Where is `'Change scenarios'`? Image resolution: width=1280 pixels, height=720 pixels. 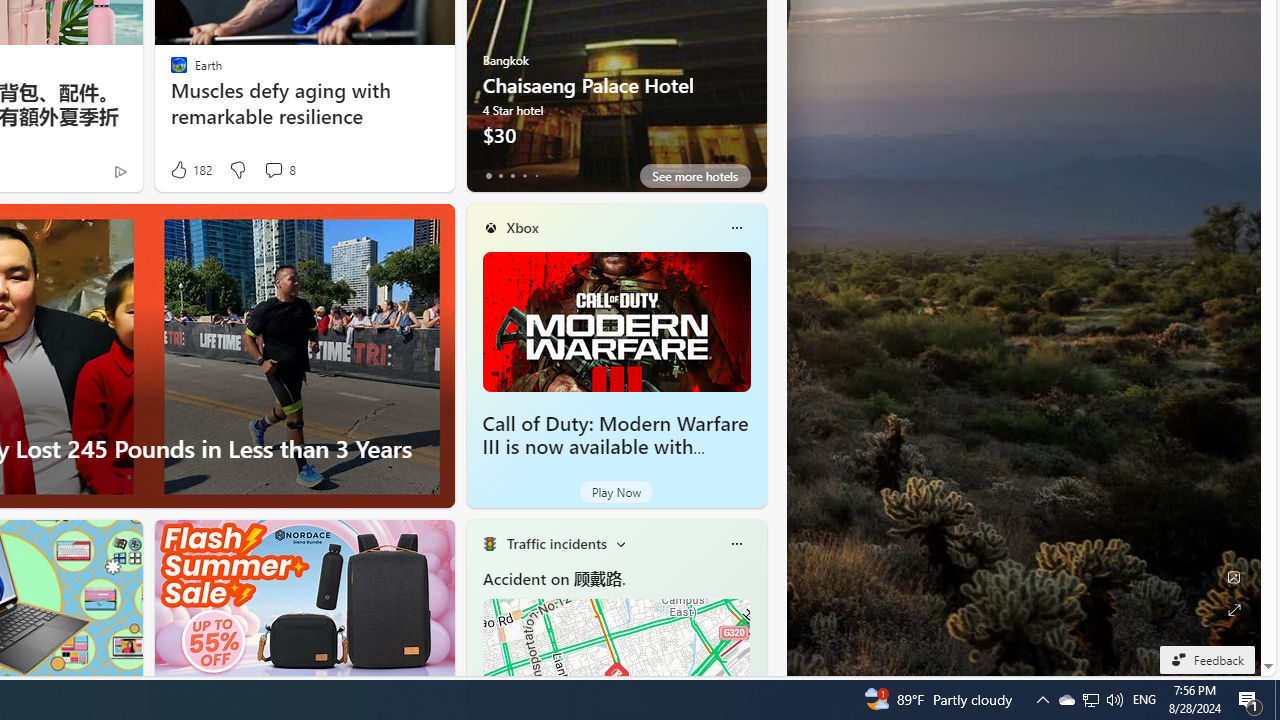
'Change scenarios' is located at coordinates (619, 543).